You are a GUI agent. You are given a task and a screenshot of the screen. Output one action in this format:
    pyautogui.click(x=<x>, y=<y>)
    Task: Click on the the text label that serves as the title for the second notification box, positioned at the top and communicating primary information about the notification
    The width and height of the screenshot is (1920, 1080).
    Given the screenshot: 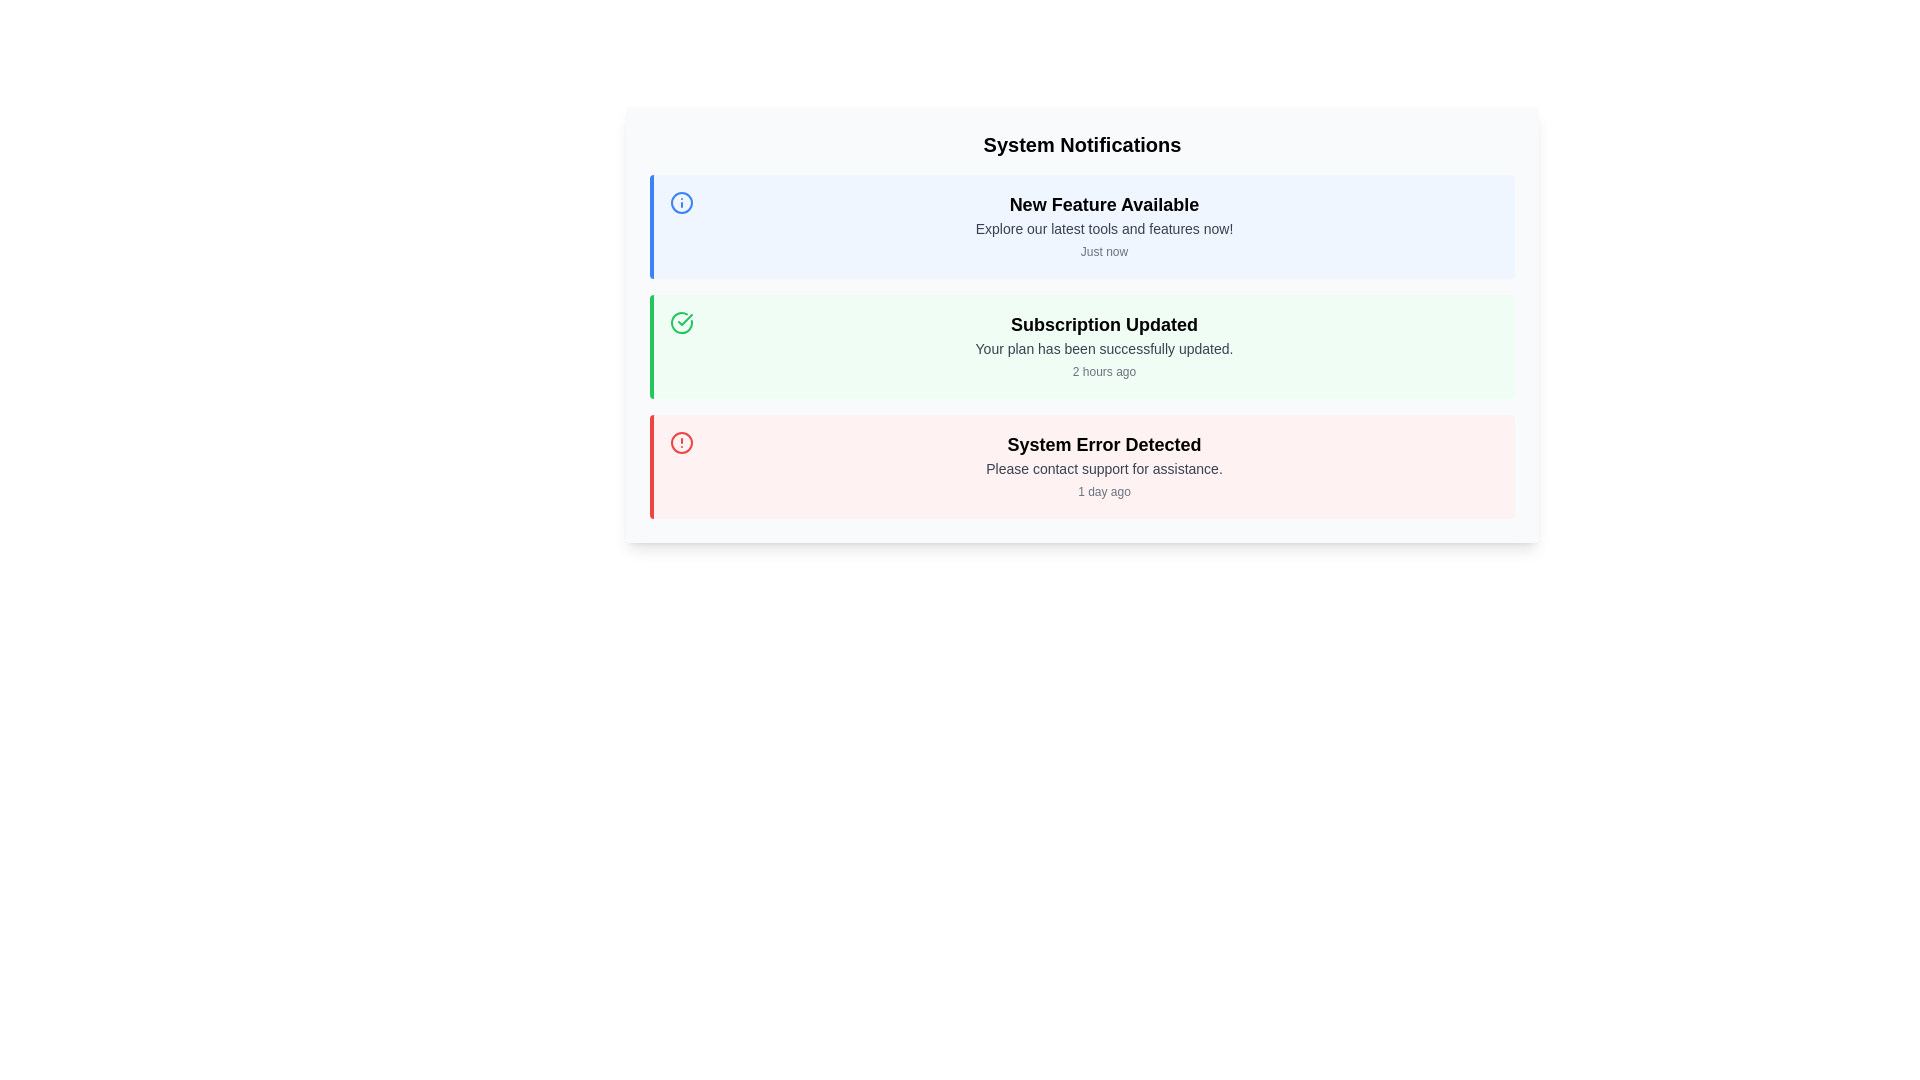 What is the action you would take?
    pyautogui.click(x=1103, y=323)
    